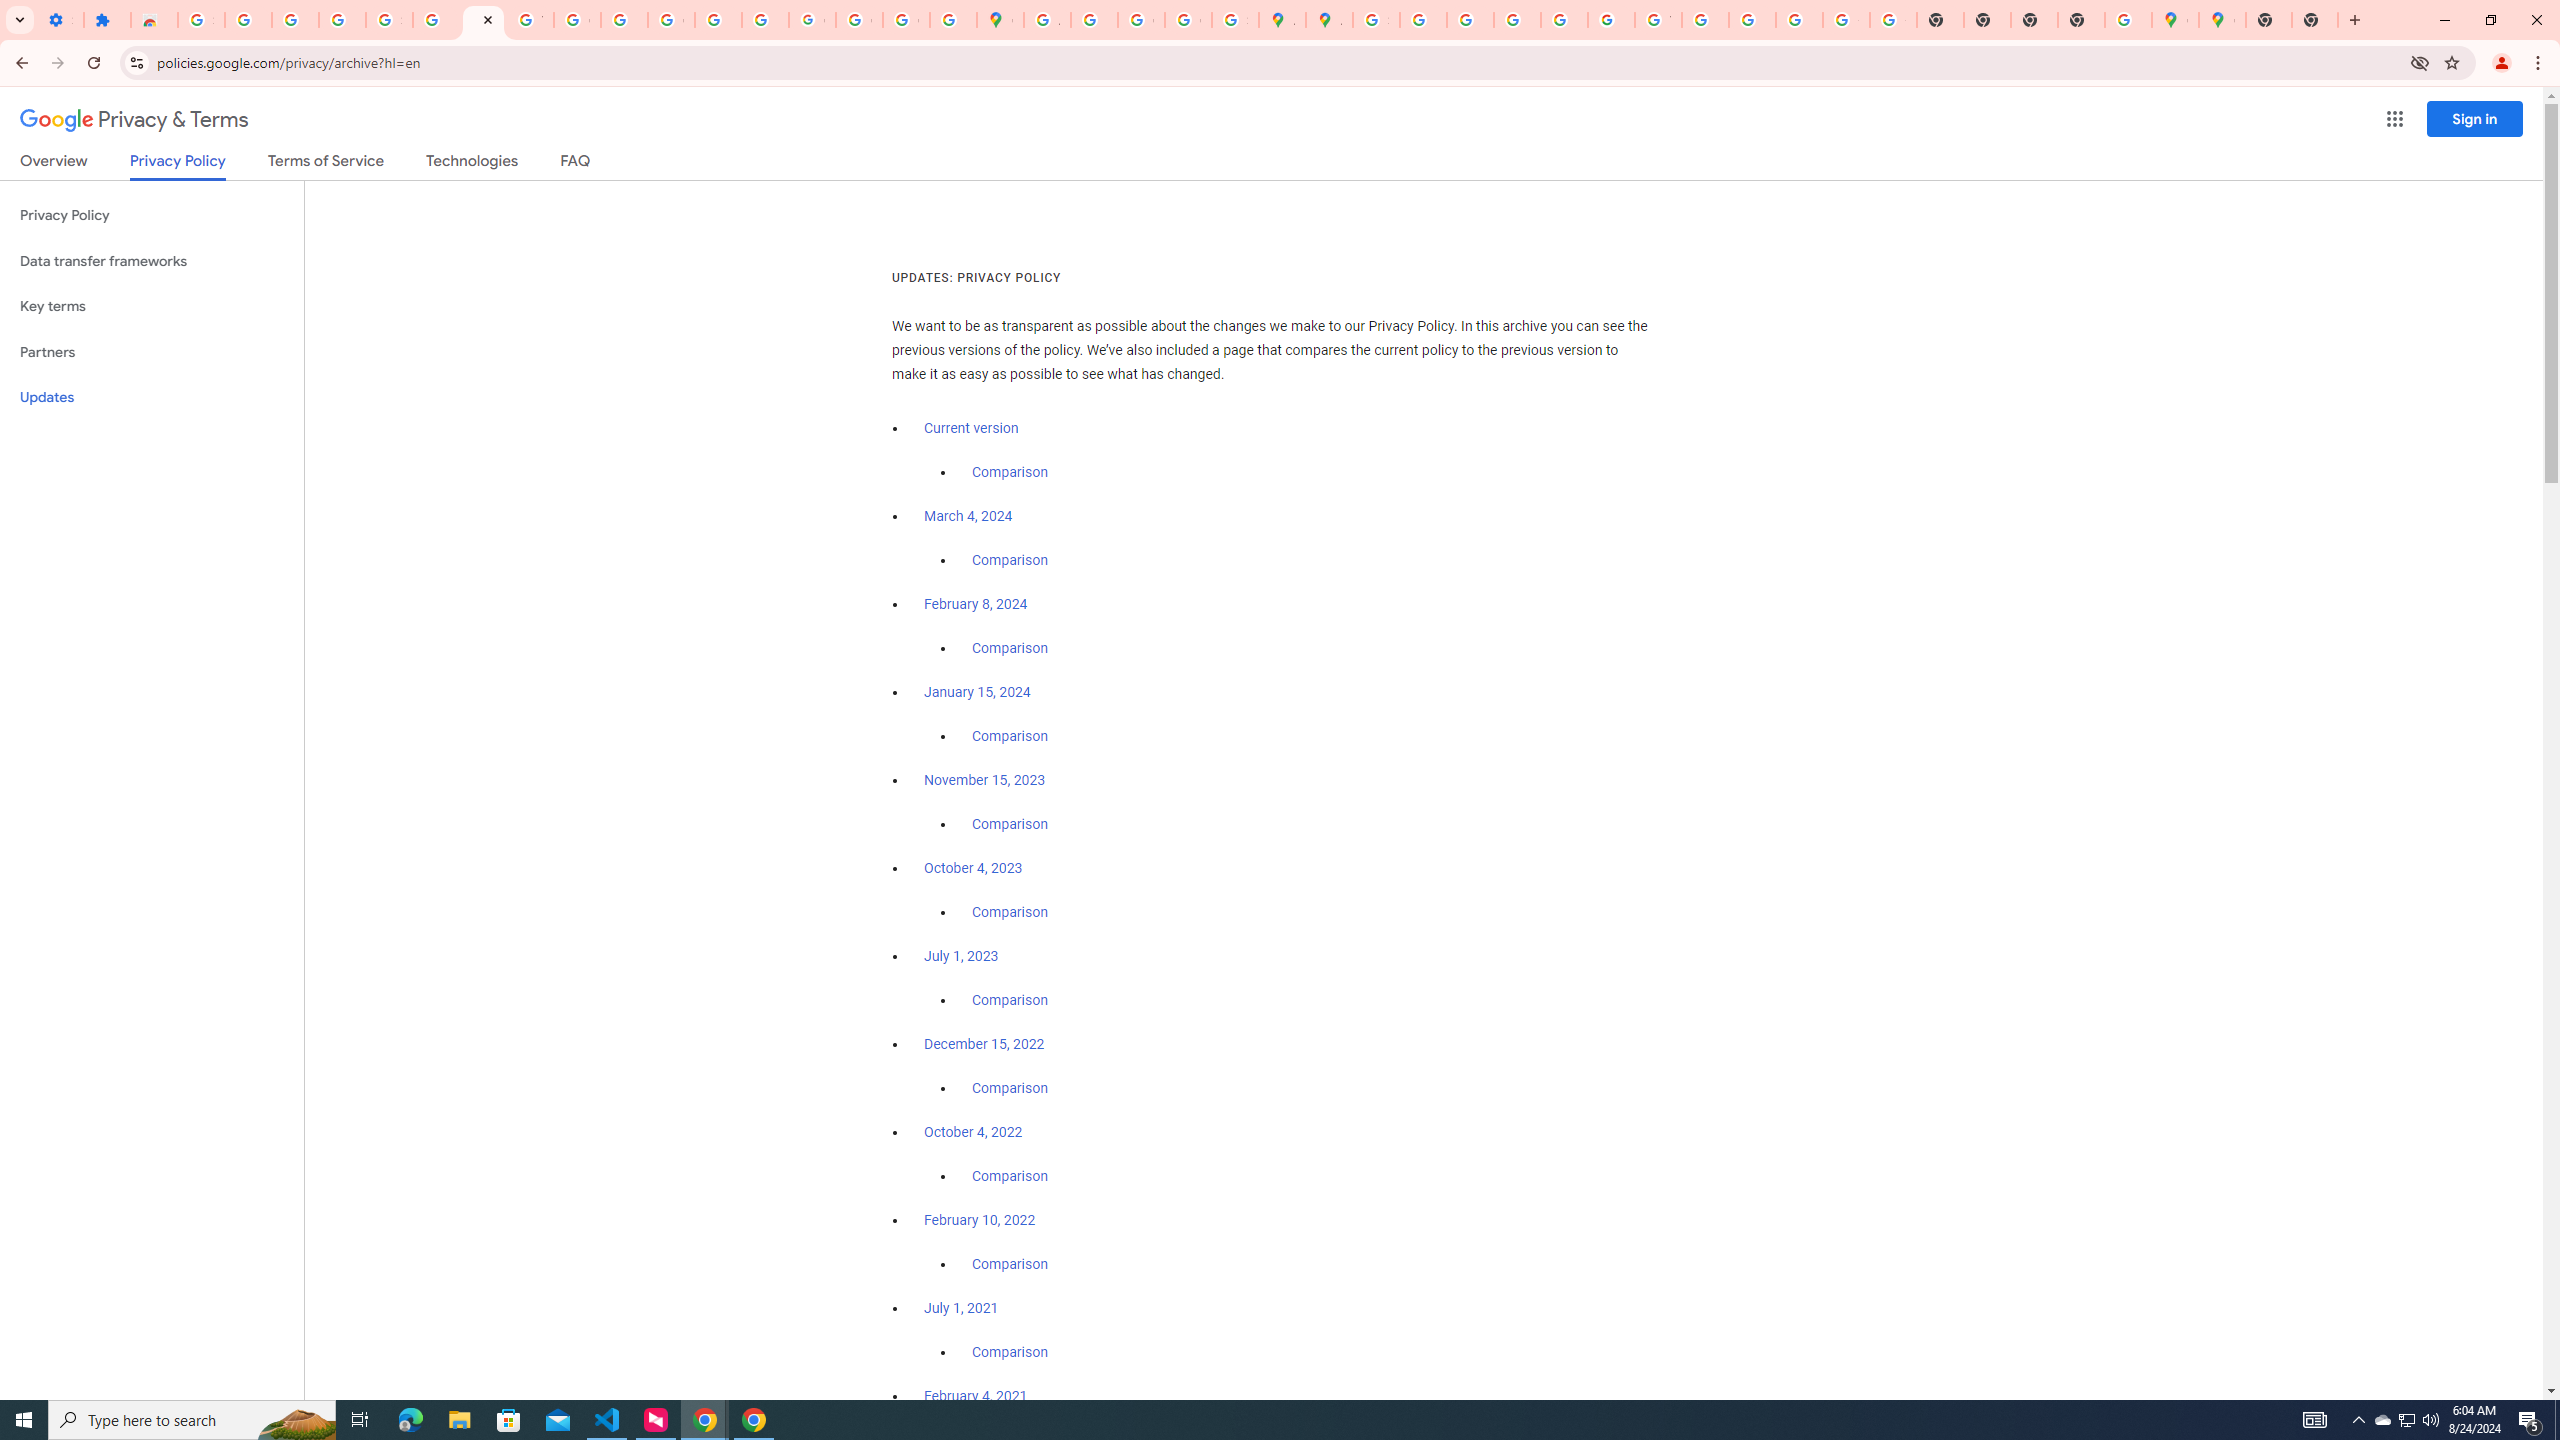 This screenshot has height=1440, width=2560. I want to click on 'July 1, 2023', so click(961, 955).